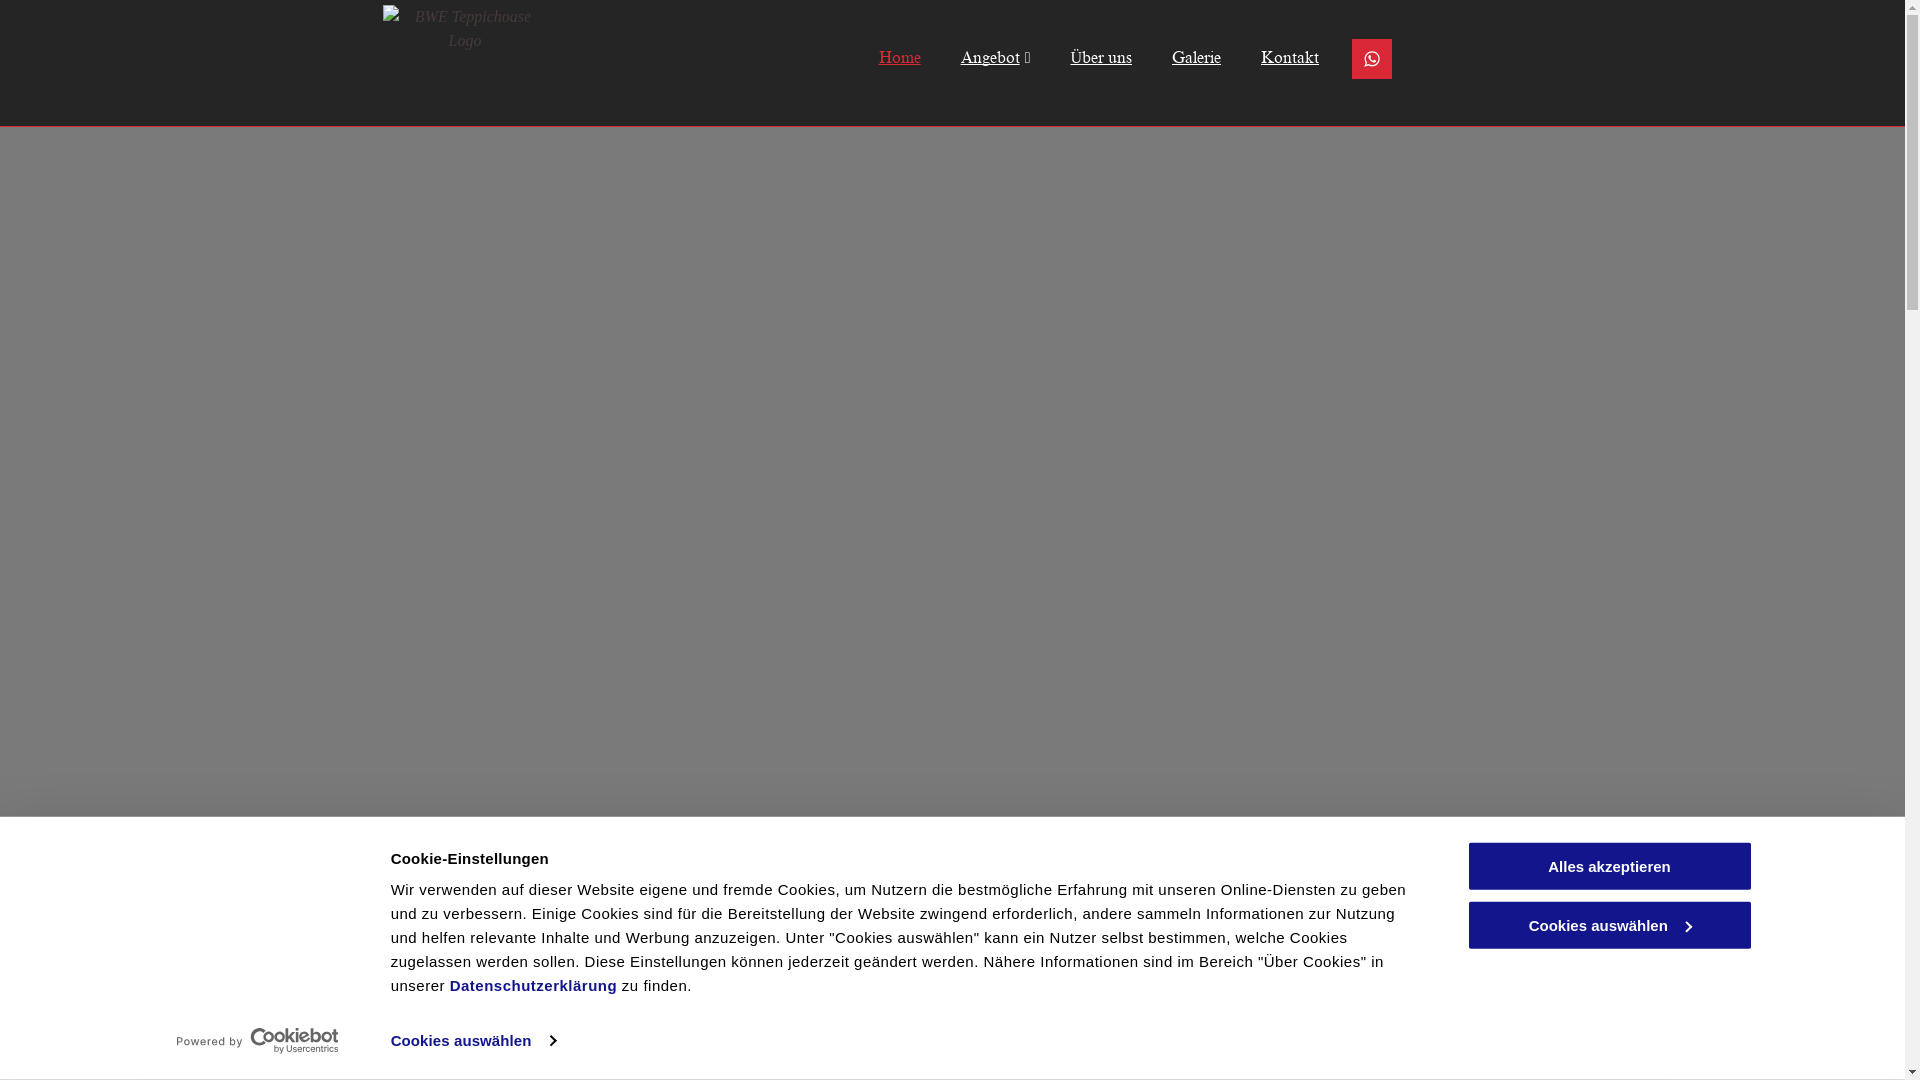 The width and height of the screenshot is (1920, 1080). Describe the element at coordinates (975, 56) in the screenshot. I see `'Angebot'` at that location.